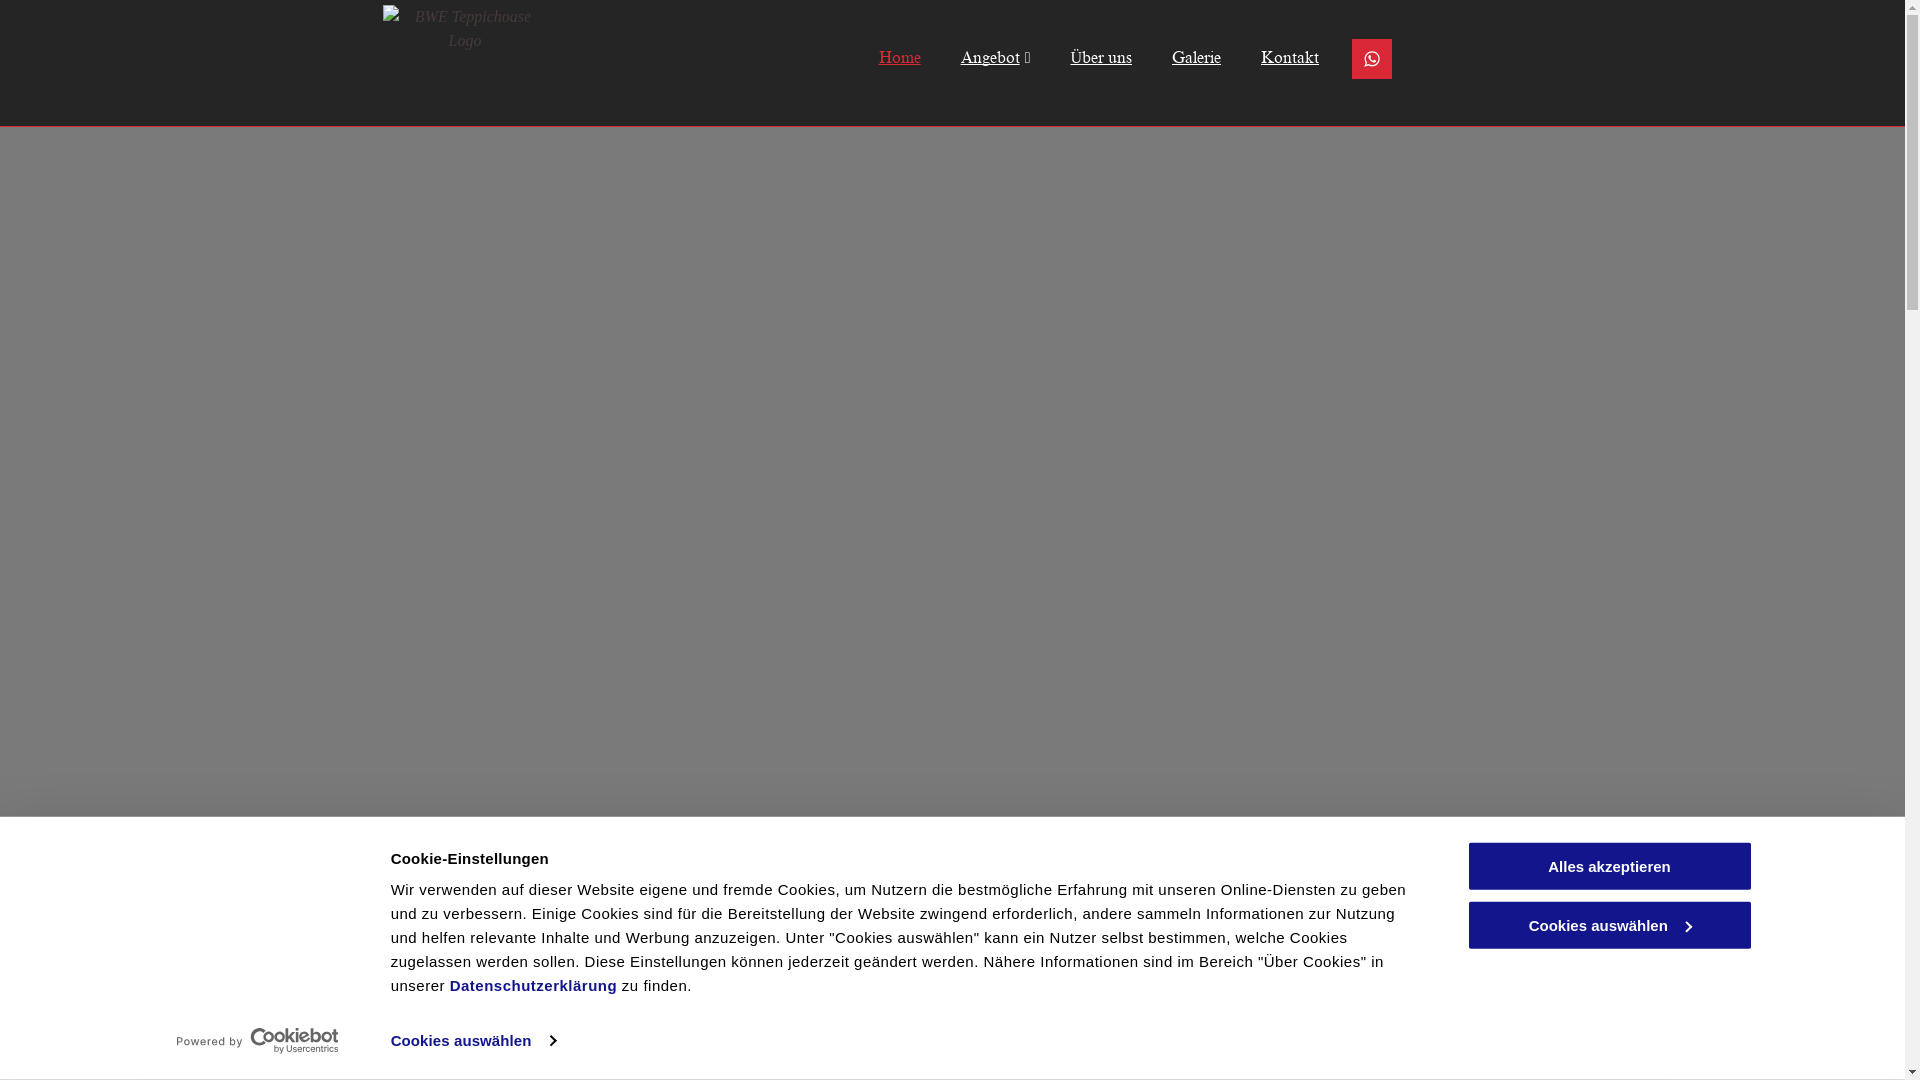 The width and height of the screenshot is (1920, 1080). Describe the element at coordinates (975, 56) in the screenshot. I see `'Angebot'` at that location.